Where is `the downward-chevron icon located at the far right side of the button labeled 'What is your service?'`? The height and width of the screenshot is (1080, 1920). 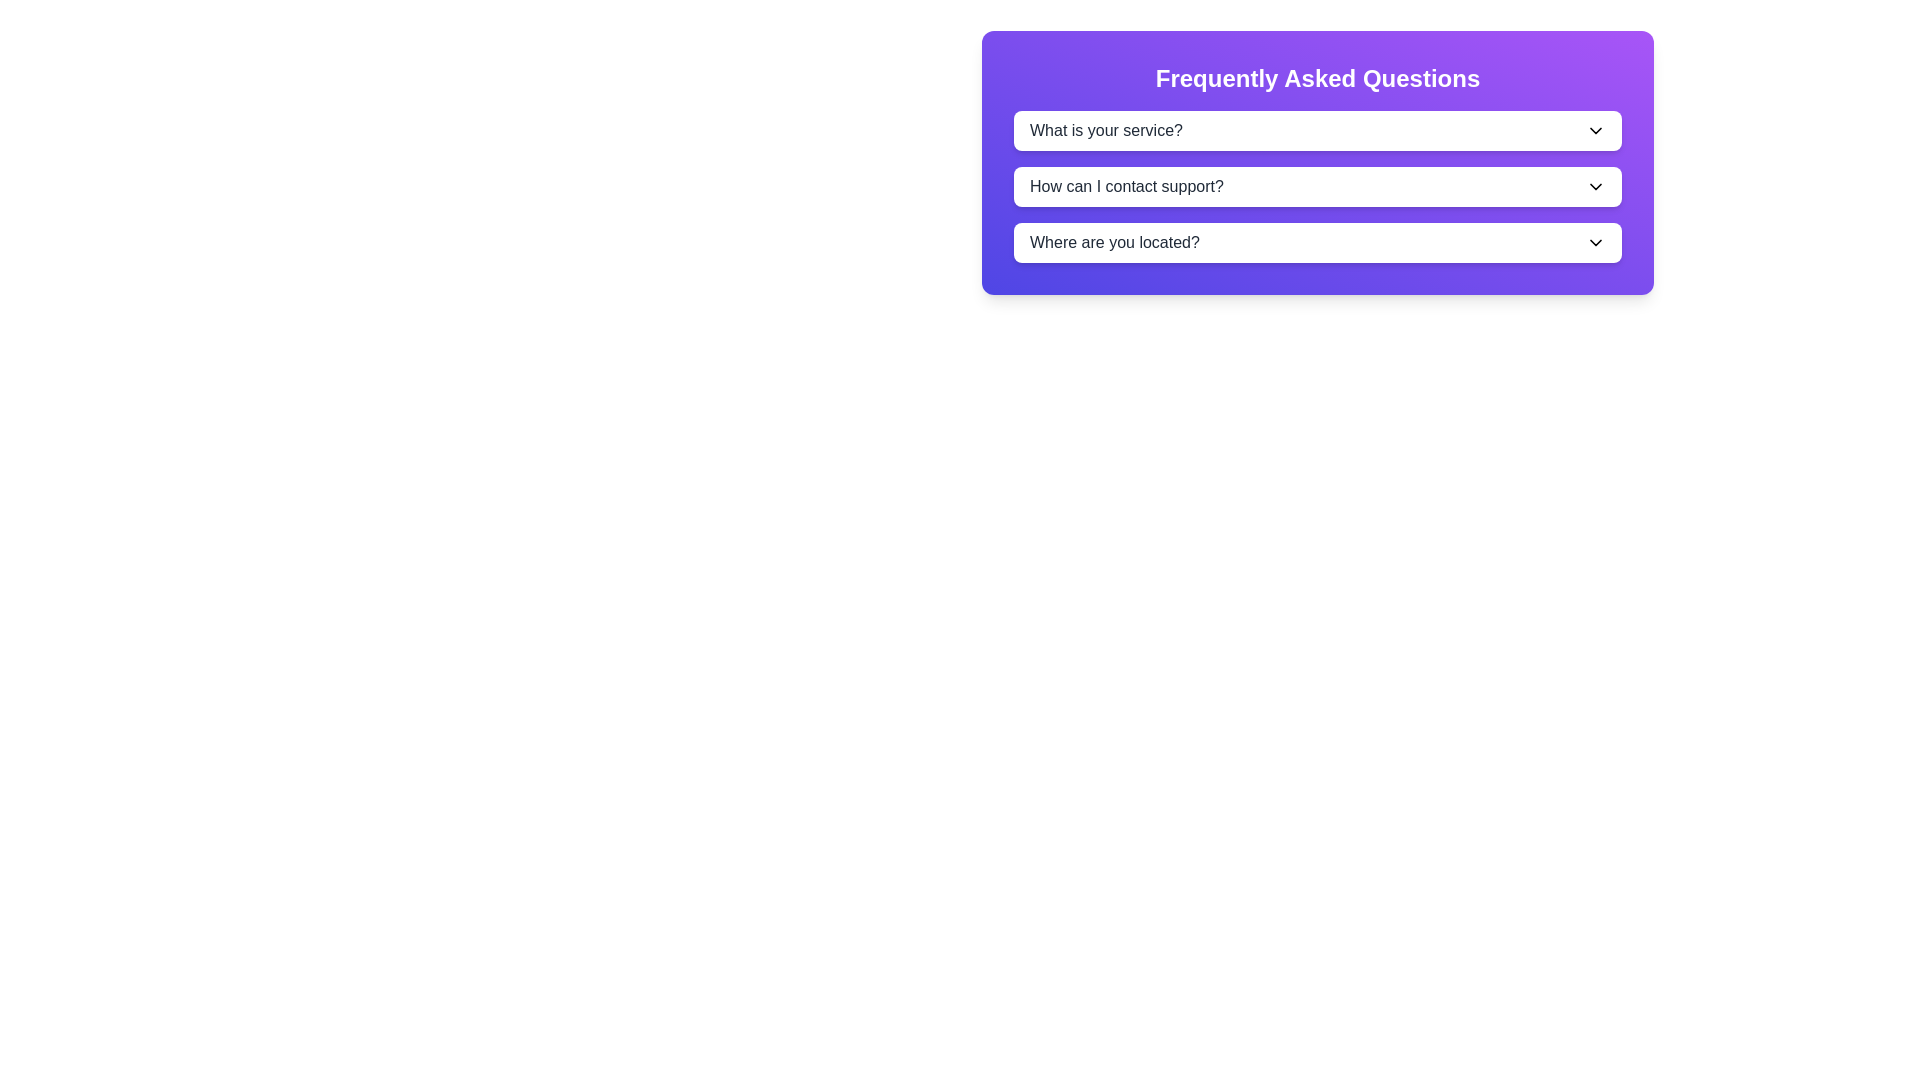
the downward-chevron icon located at the far right side of the button labeled 'What is your service?' is located at coordinates (1595, 131).